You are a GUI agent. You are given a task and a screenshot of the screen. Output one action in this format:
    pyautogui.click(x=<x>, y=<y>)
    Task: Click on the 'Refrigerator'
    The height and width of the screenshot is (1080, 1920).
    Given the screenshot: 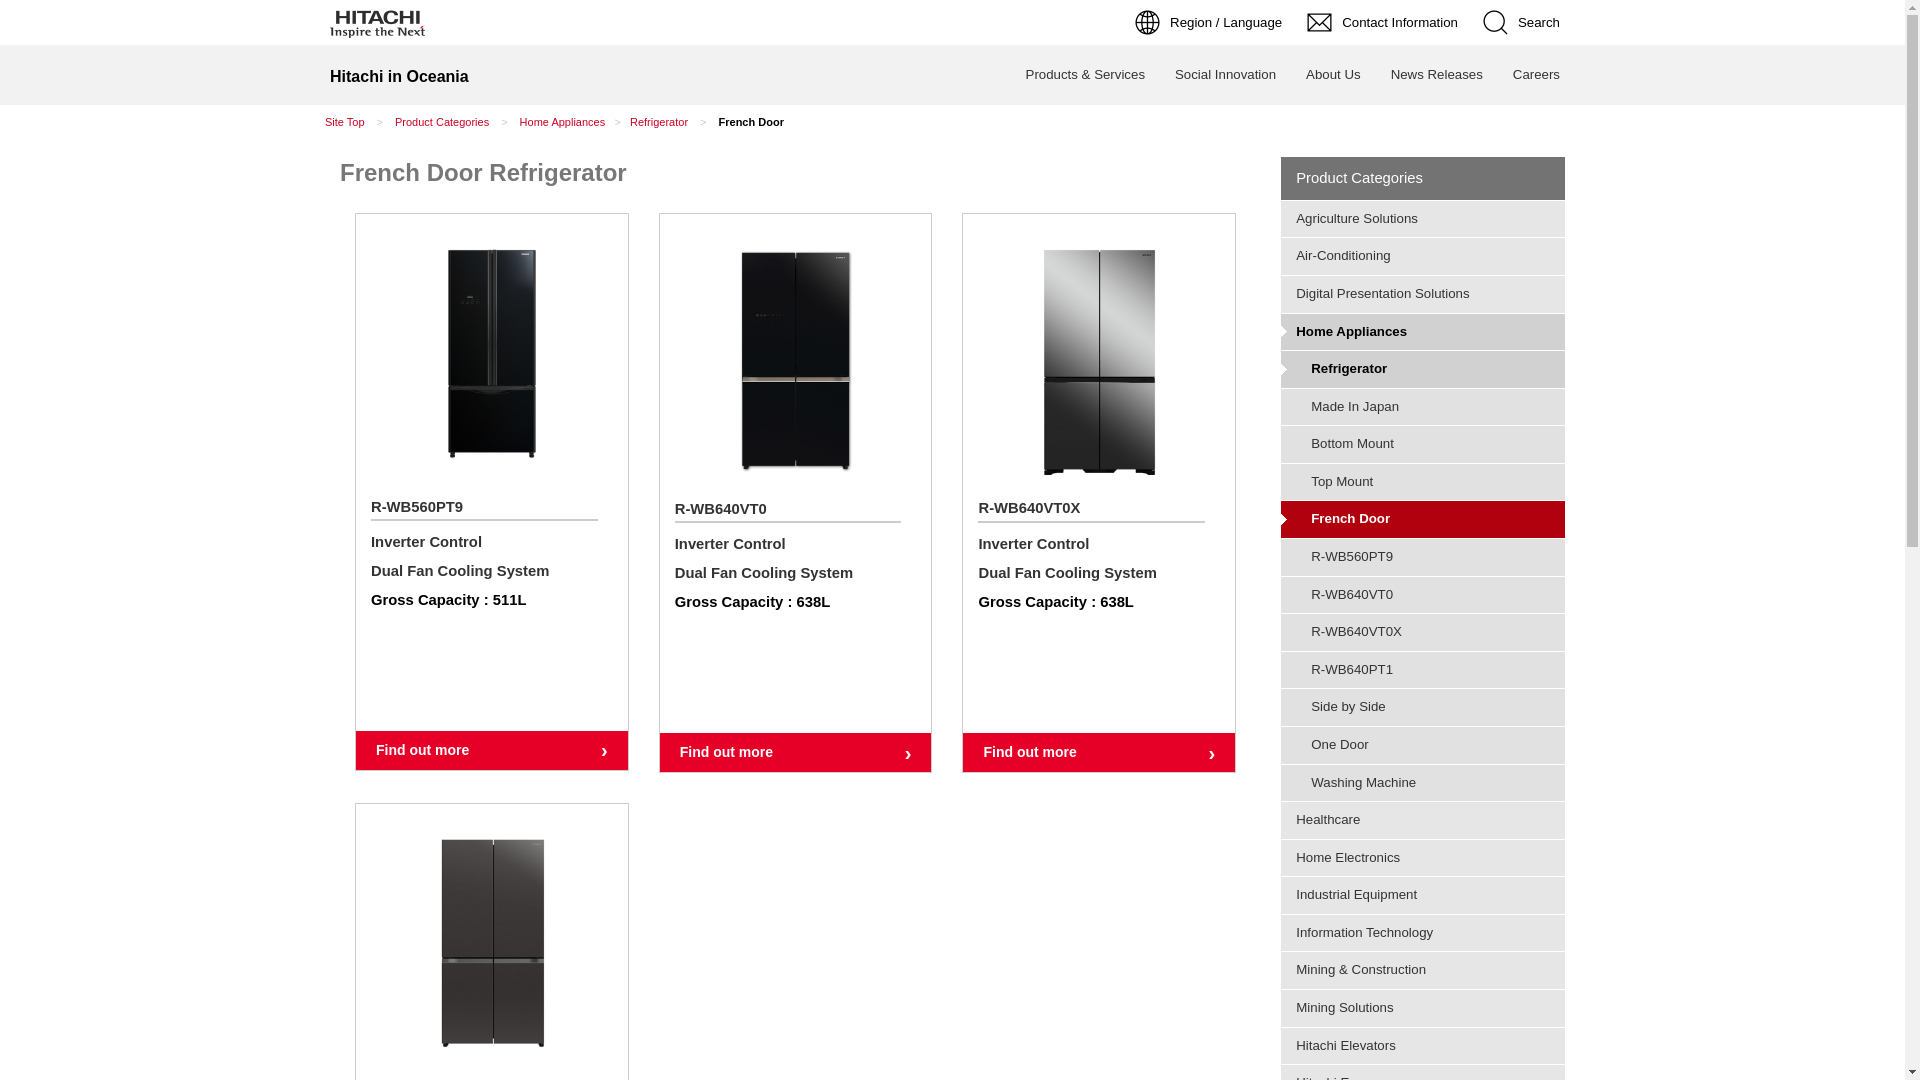 What is the action you would take?
    pyautogui.click(x=1421, y=369)
    